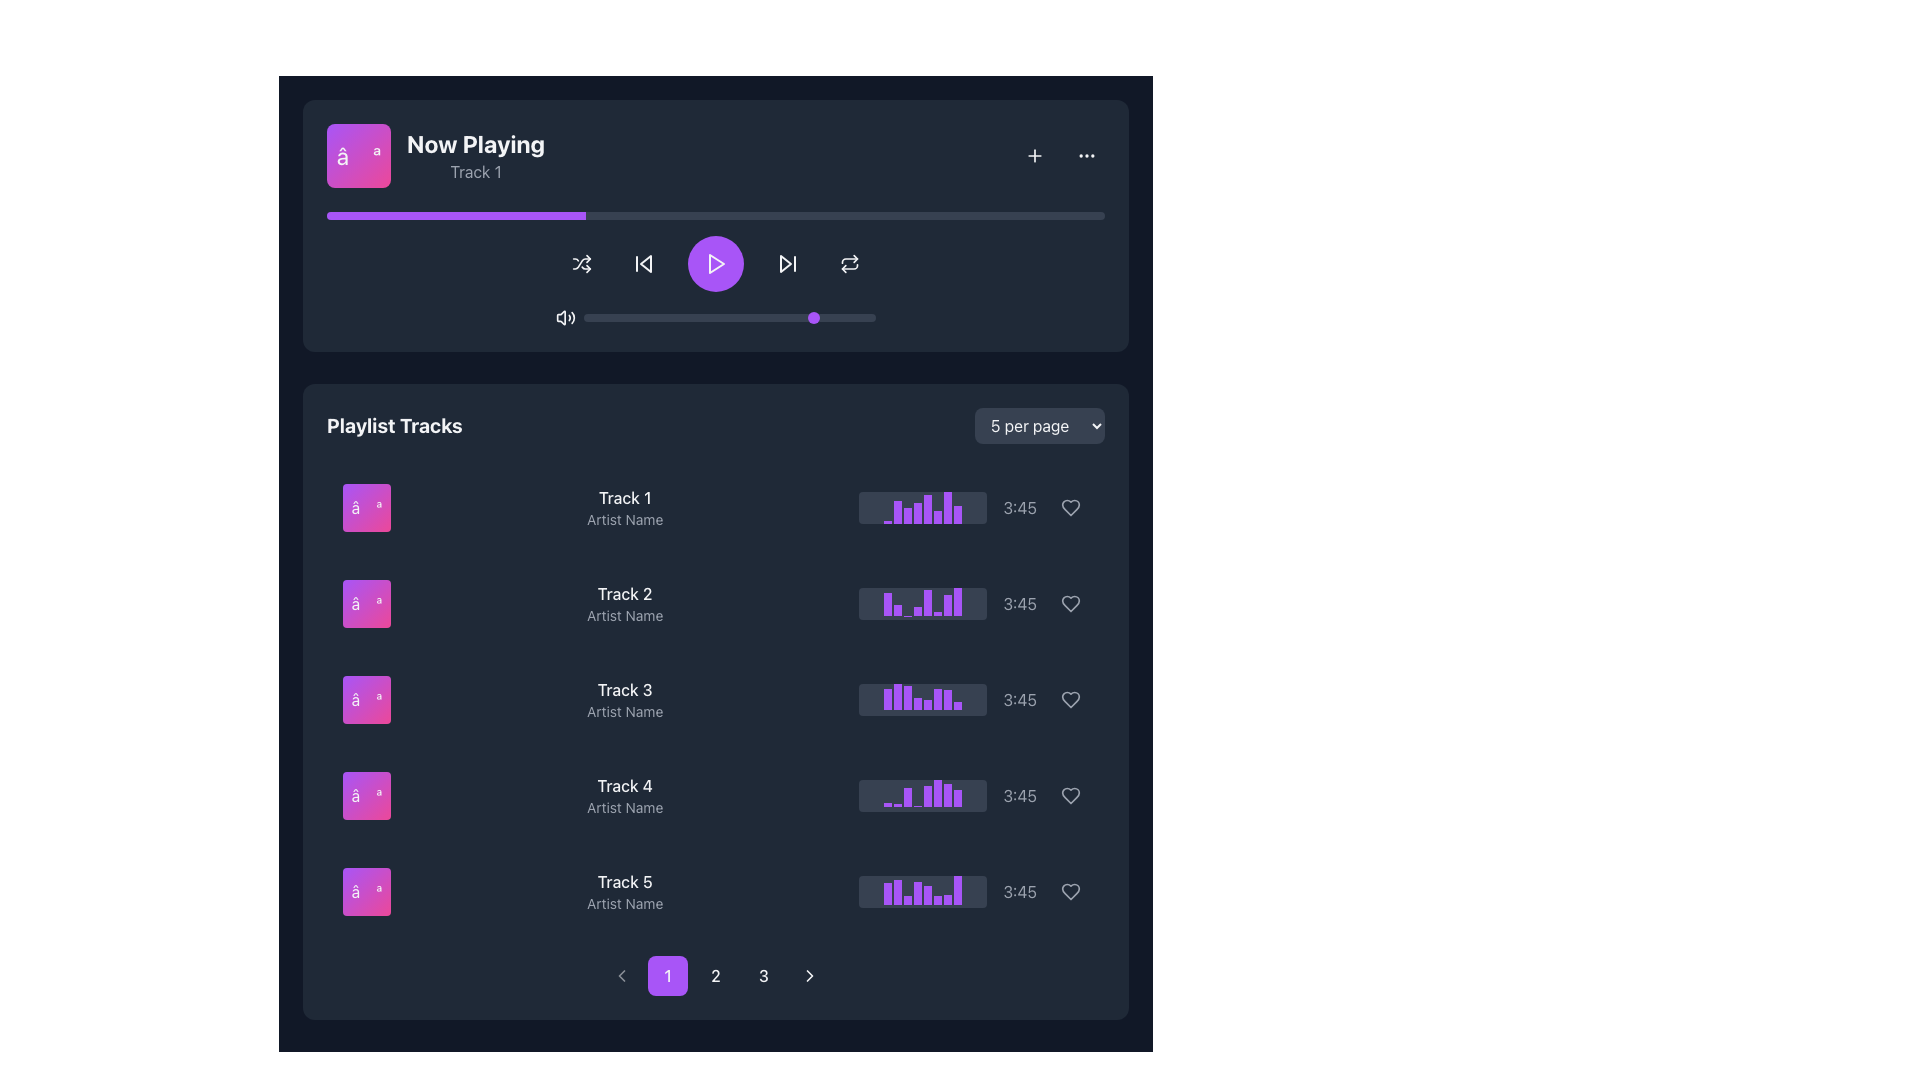  I want to click on the media play/pause button located at the center of the control row, positioned between the skip-back and skip-forward buttons, so click(715, 262).